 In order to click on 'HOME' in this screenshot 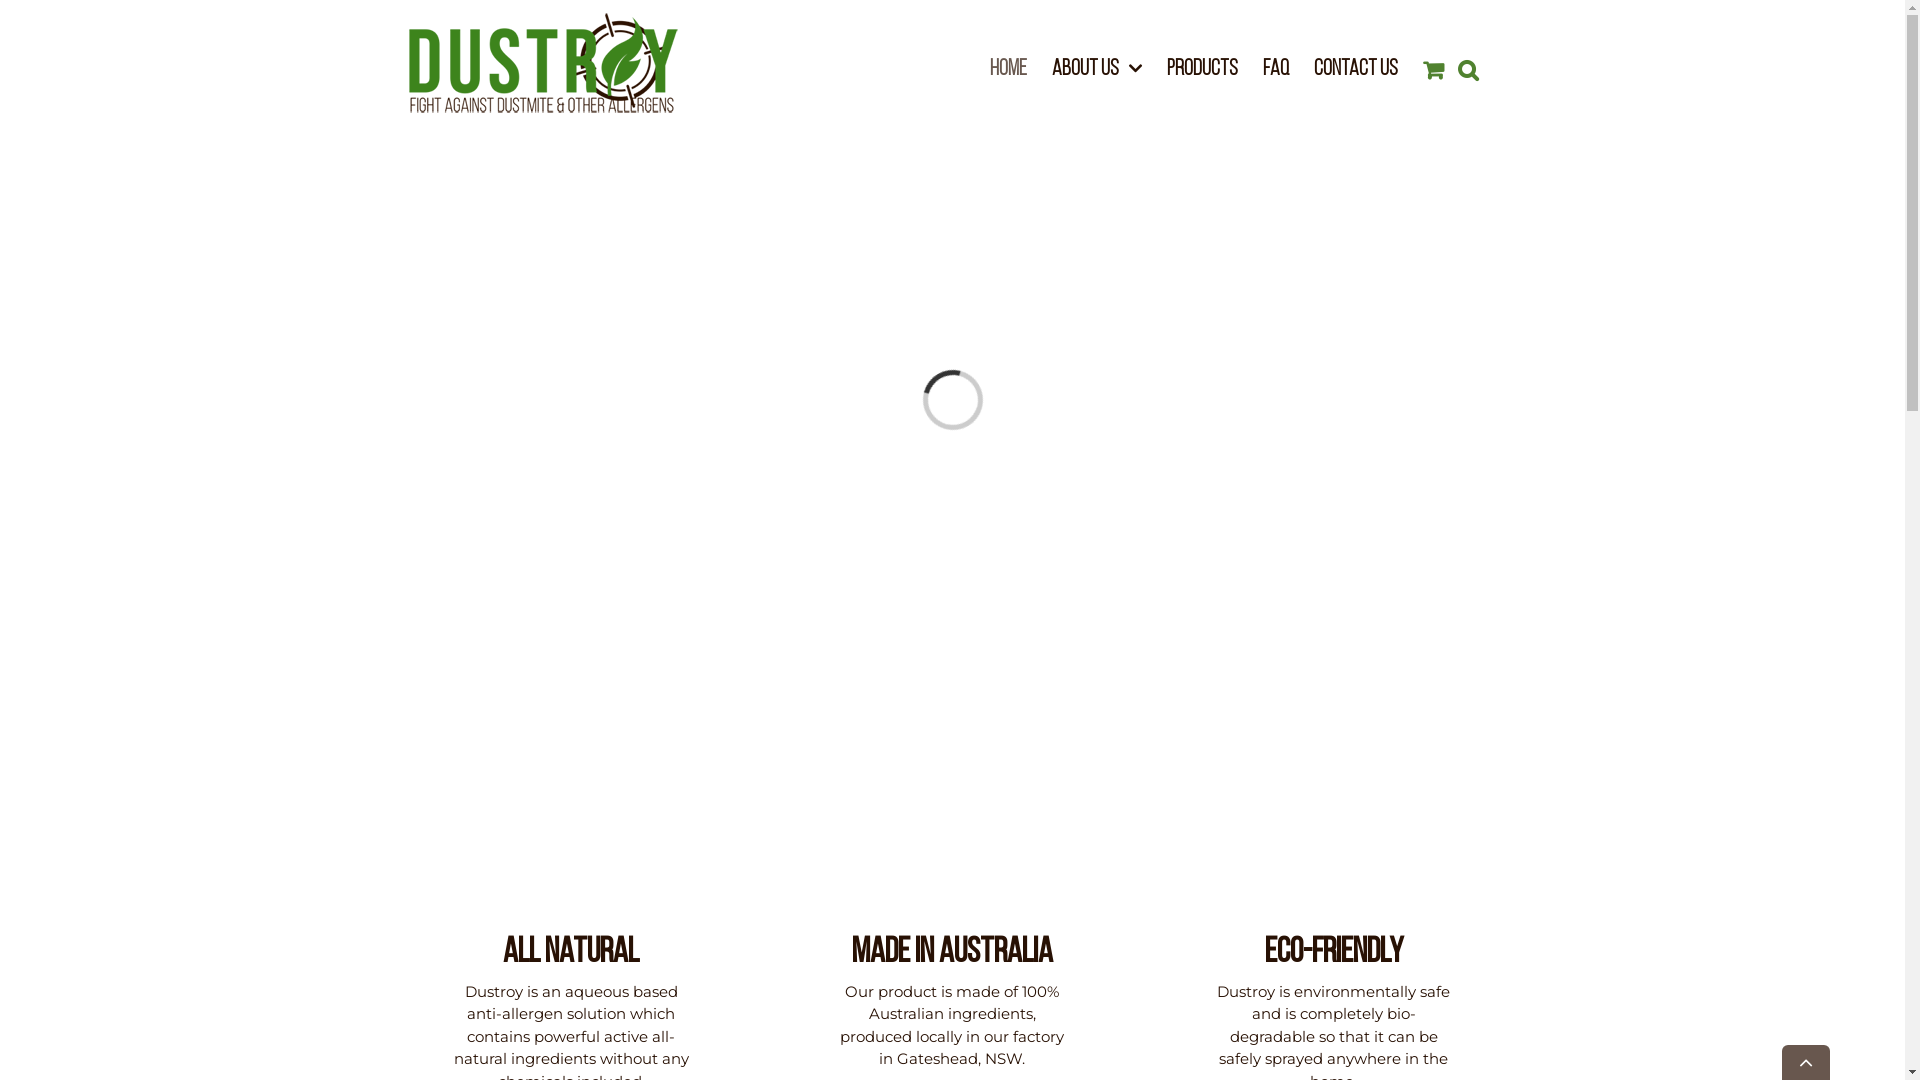, I will do `click(1008, 68)`.